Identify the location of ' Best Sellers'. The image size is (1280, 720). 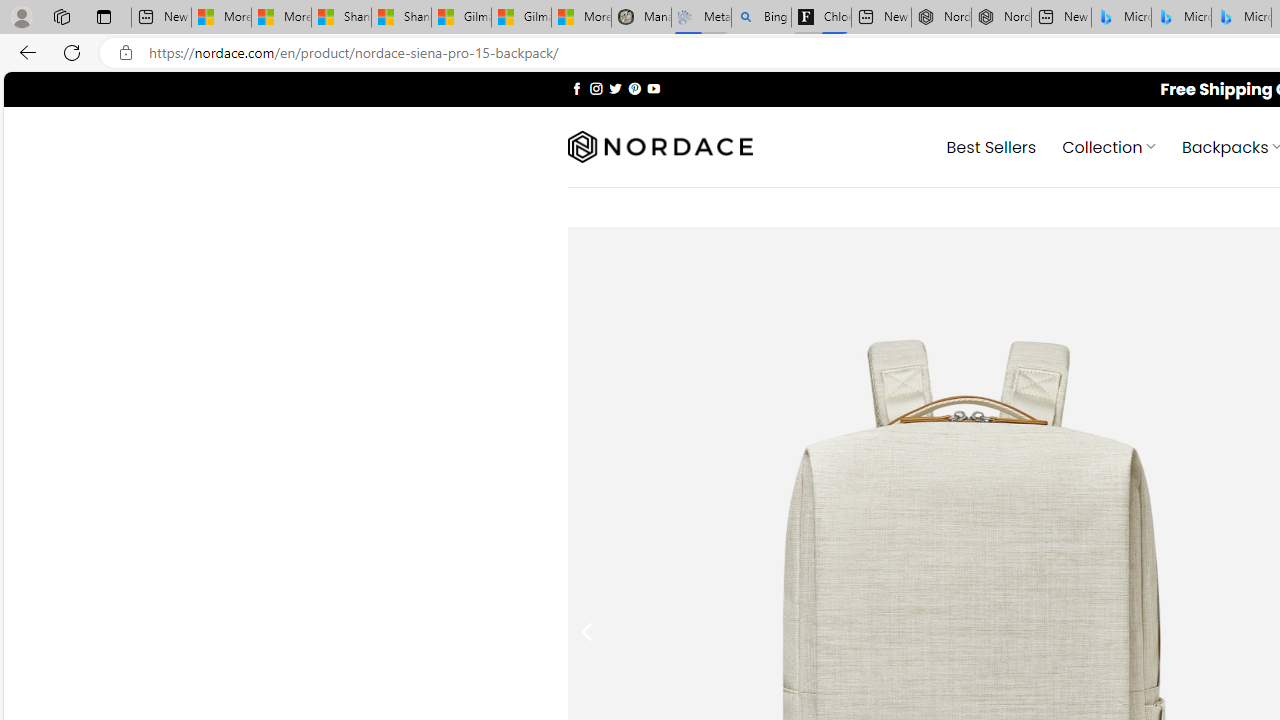
(991, 145).